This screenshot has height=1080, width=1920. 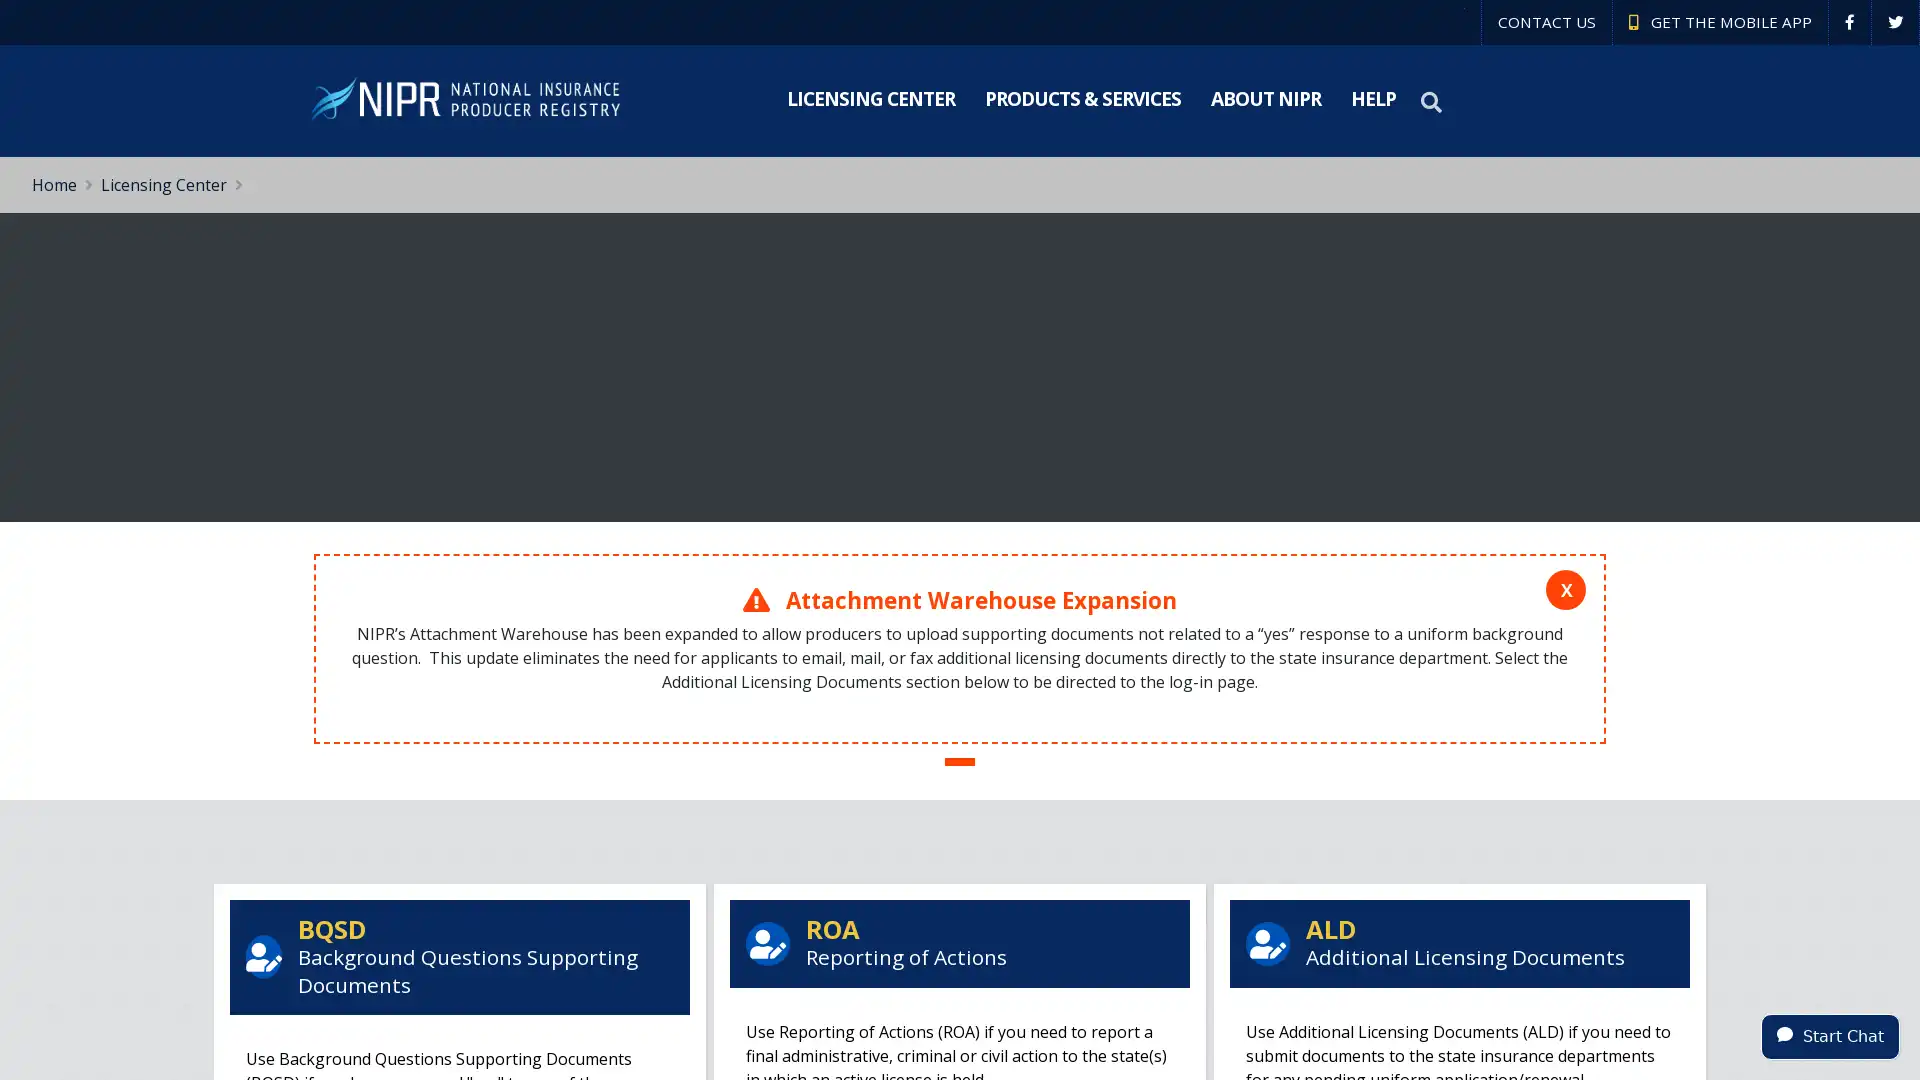 I want to click on Slide #1, so click(x=960, y=760).